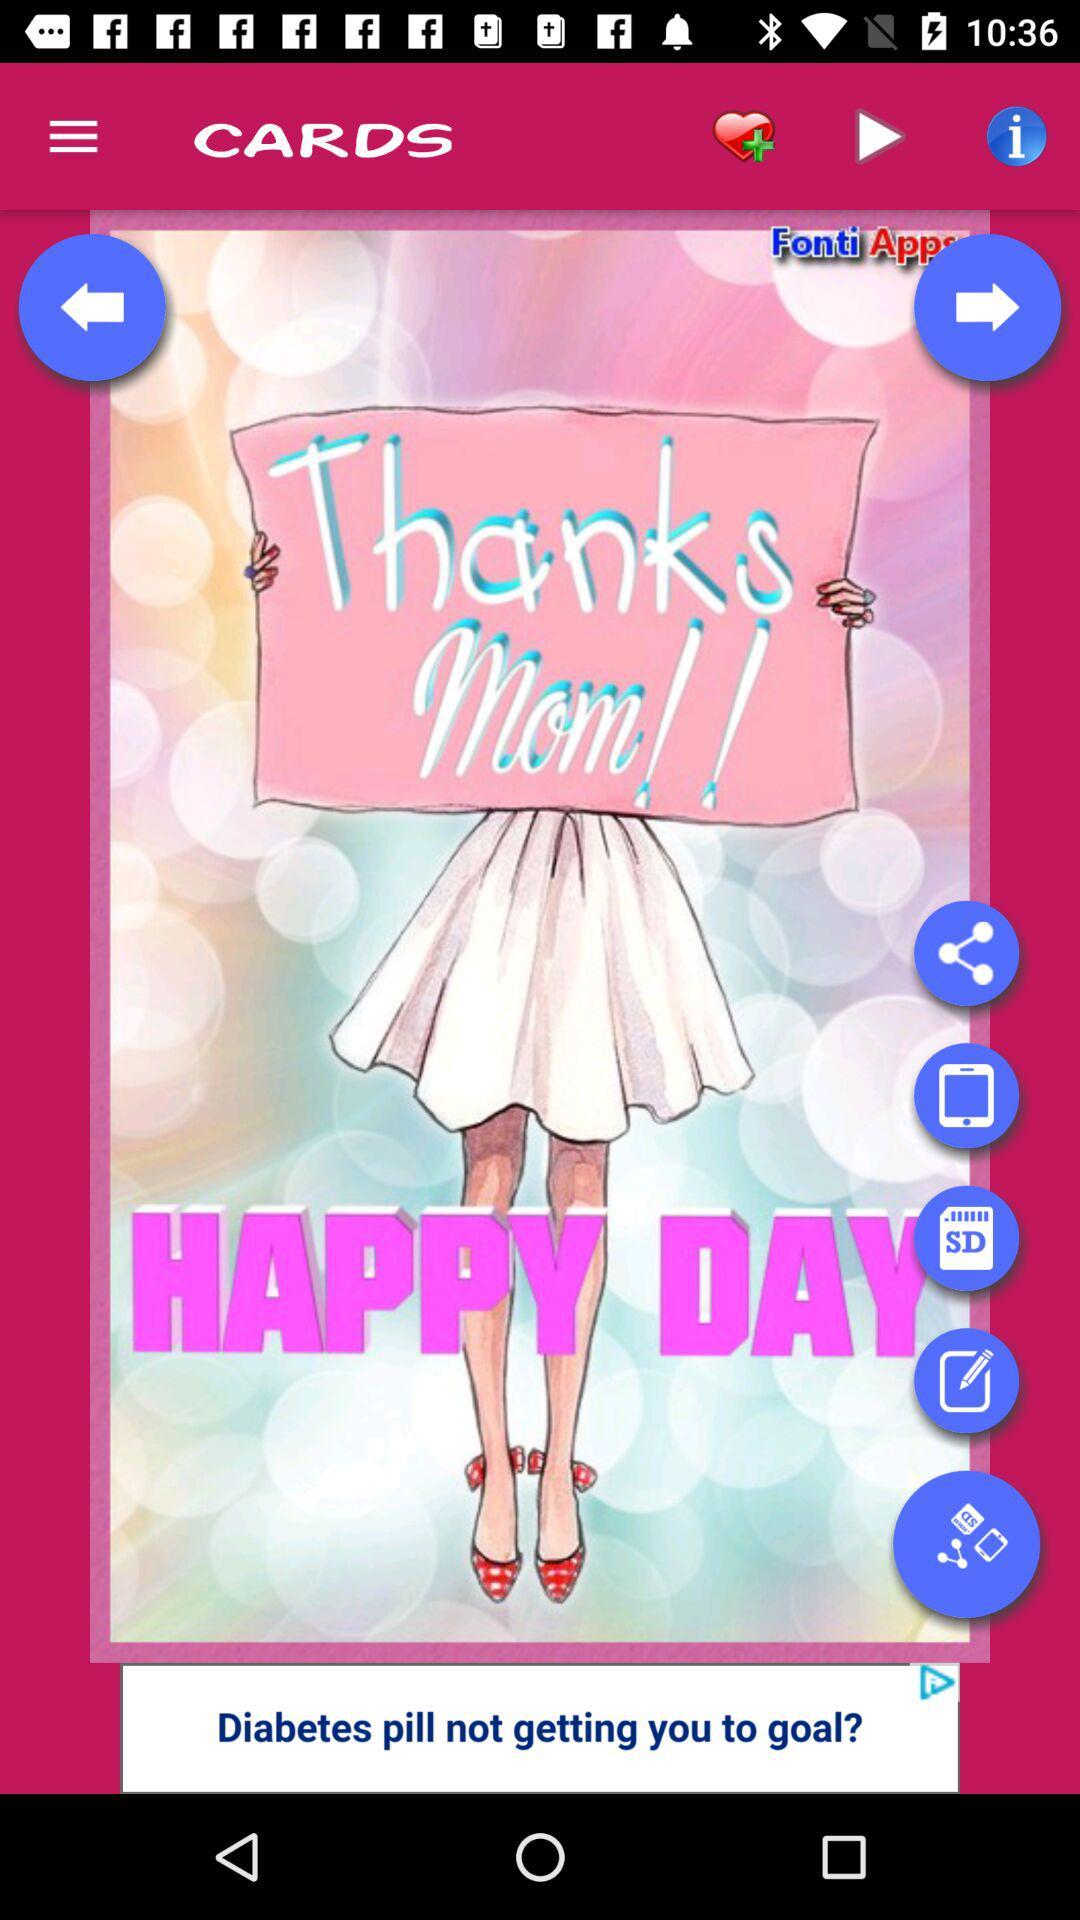  What do you see at coordinates (540, 1727) in the screenshot?
I see `open advertisement` at bounding box center [540, 1727].